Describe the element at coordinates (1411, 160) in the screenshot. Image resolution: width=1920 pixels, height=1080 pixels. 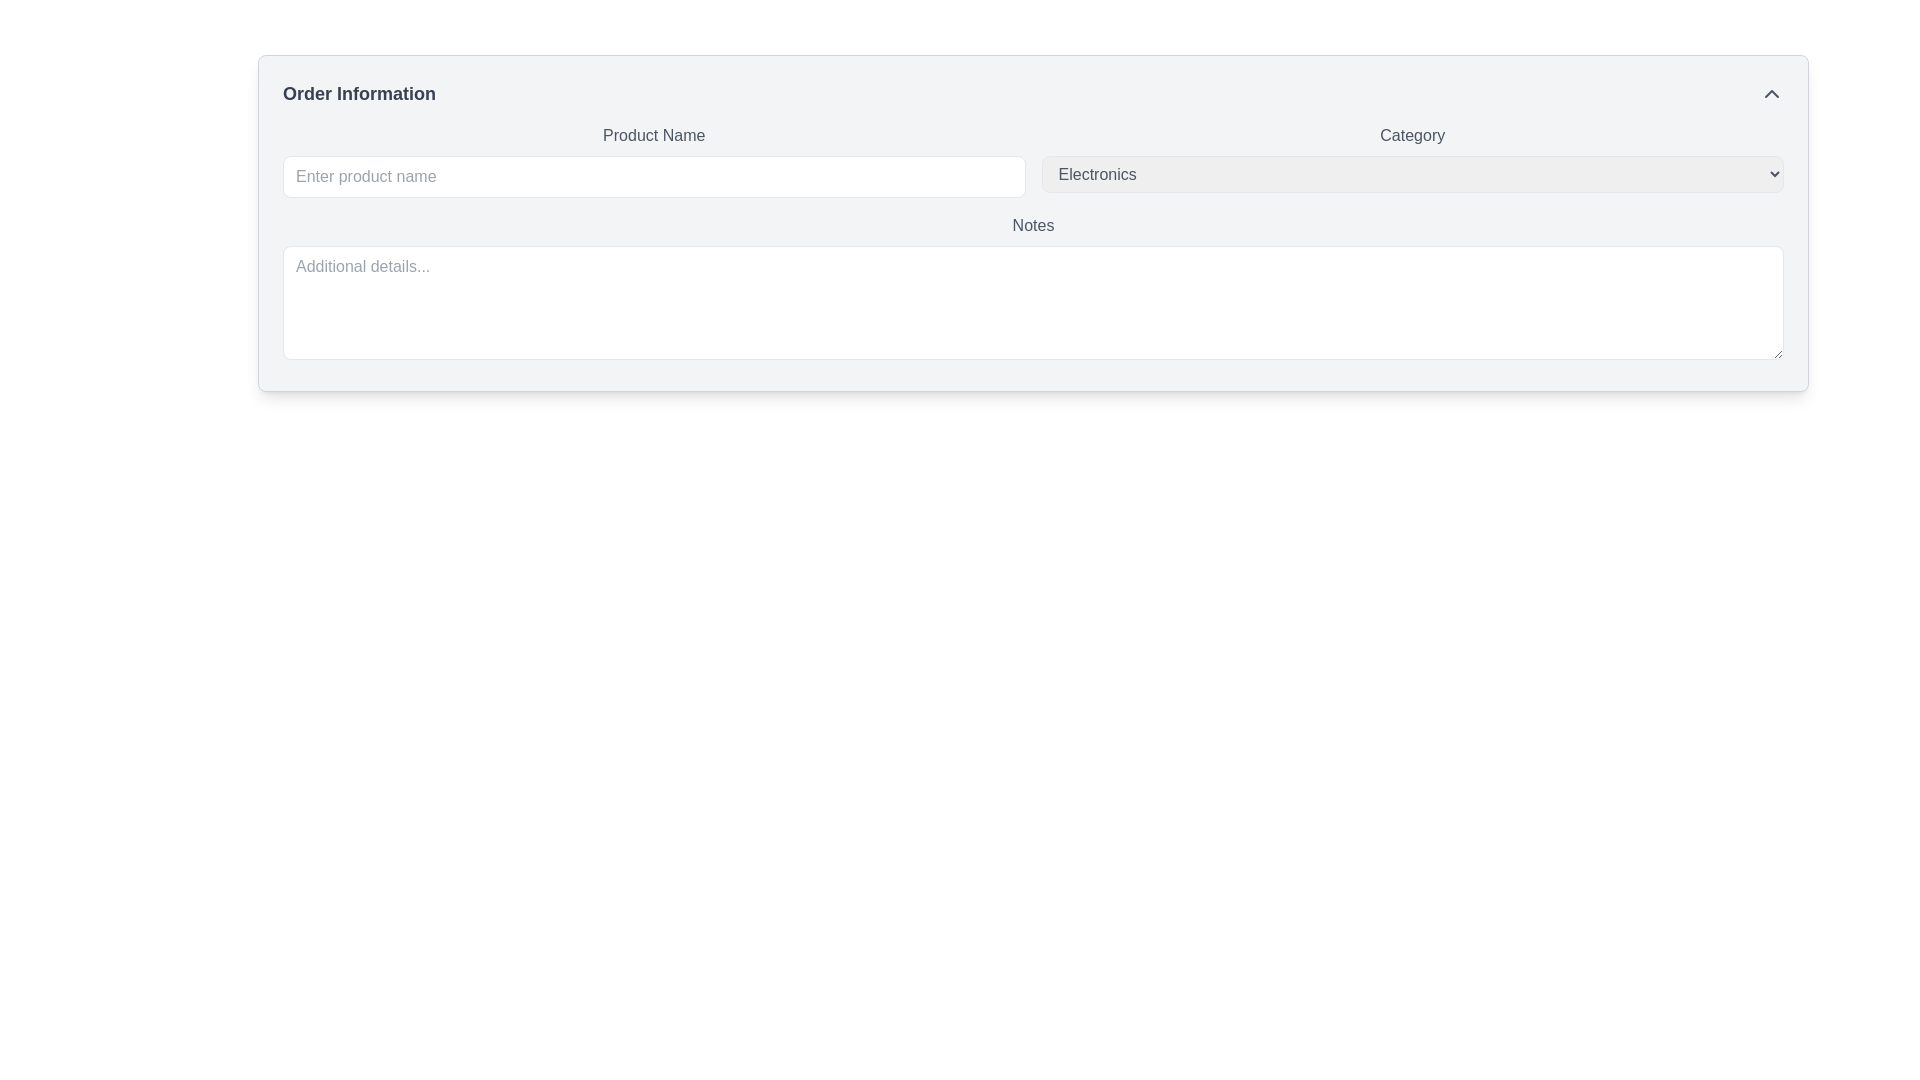
I see `the dropdown menu located in the top-right section of the 'Order Information' form` at that location.